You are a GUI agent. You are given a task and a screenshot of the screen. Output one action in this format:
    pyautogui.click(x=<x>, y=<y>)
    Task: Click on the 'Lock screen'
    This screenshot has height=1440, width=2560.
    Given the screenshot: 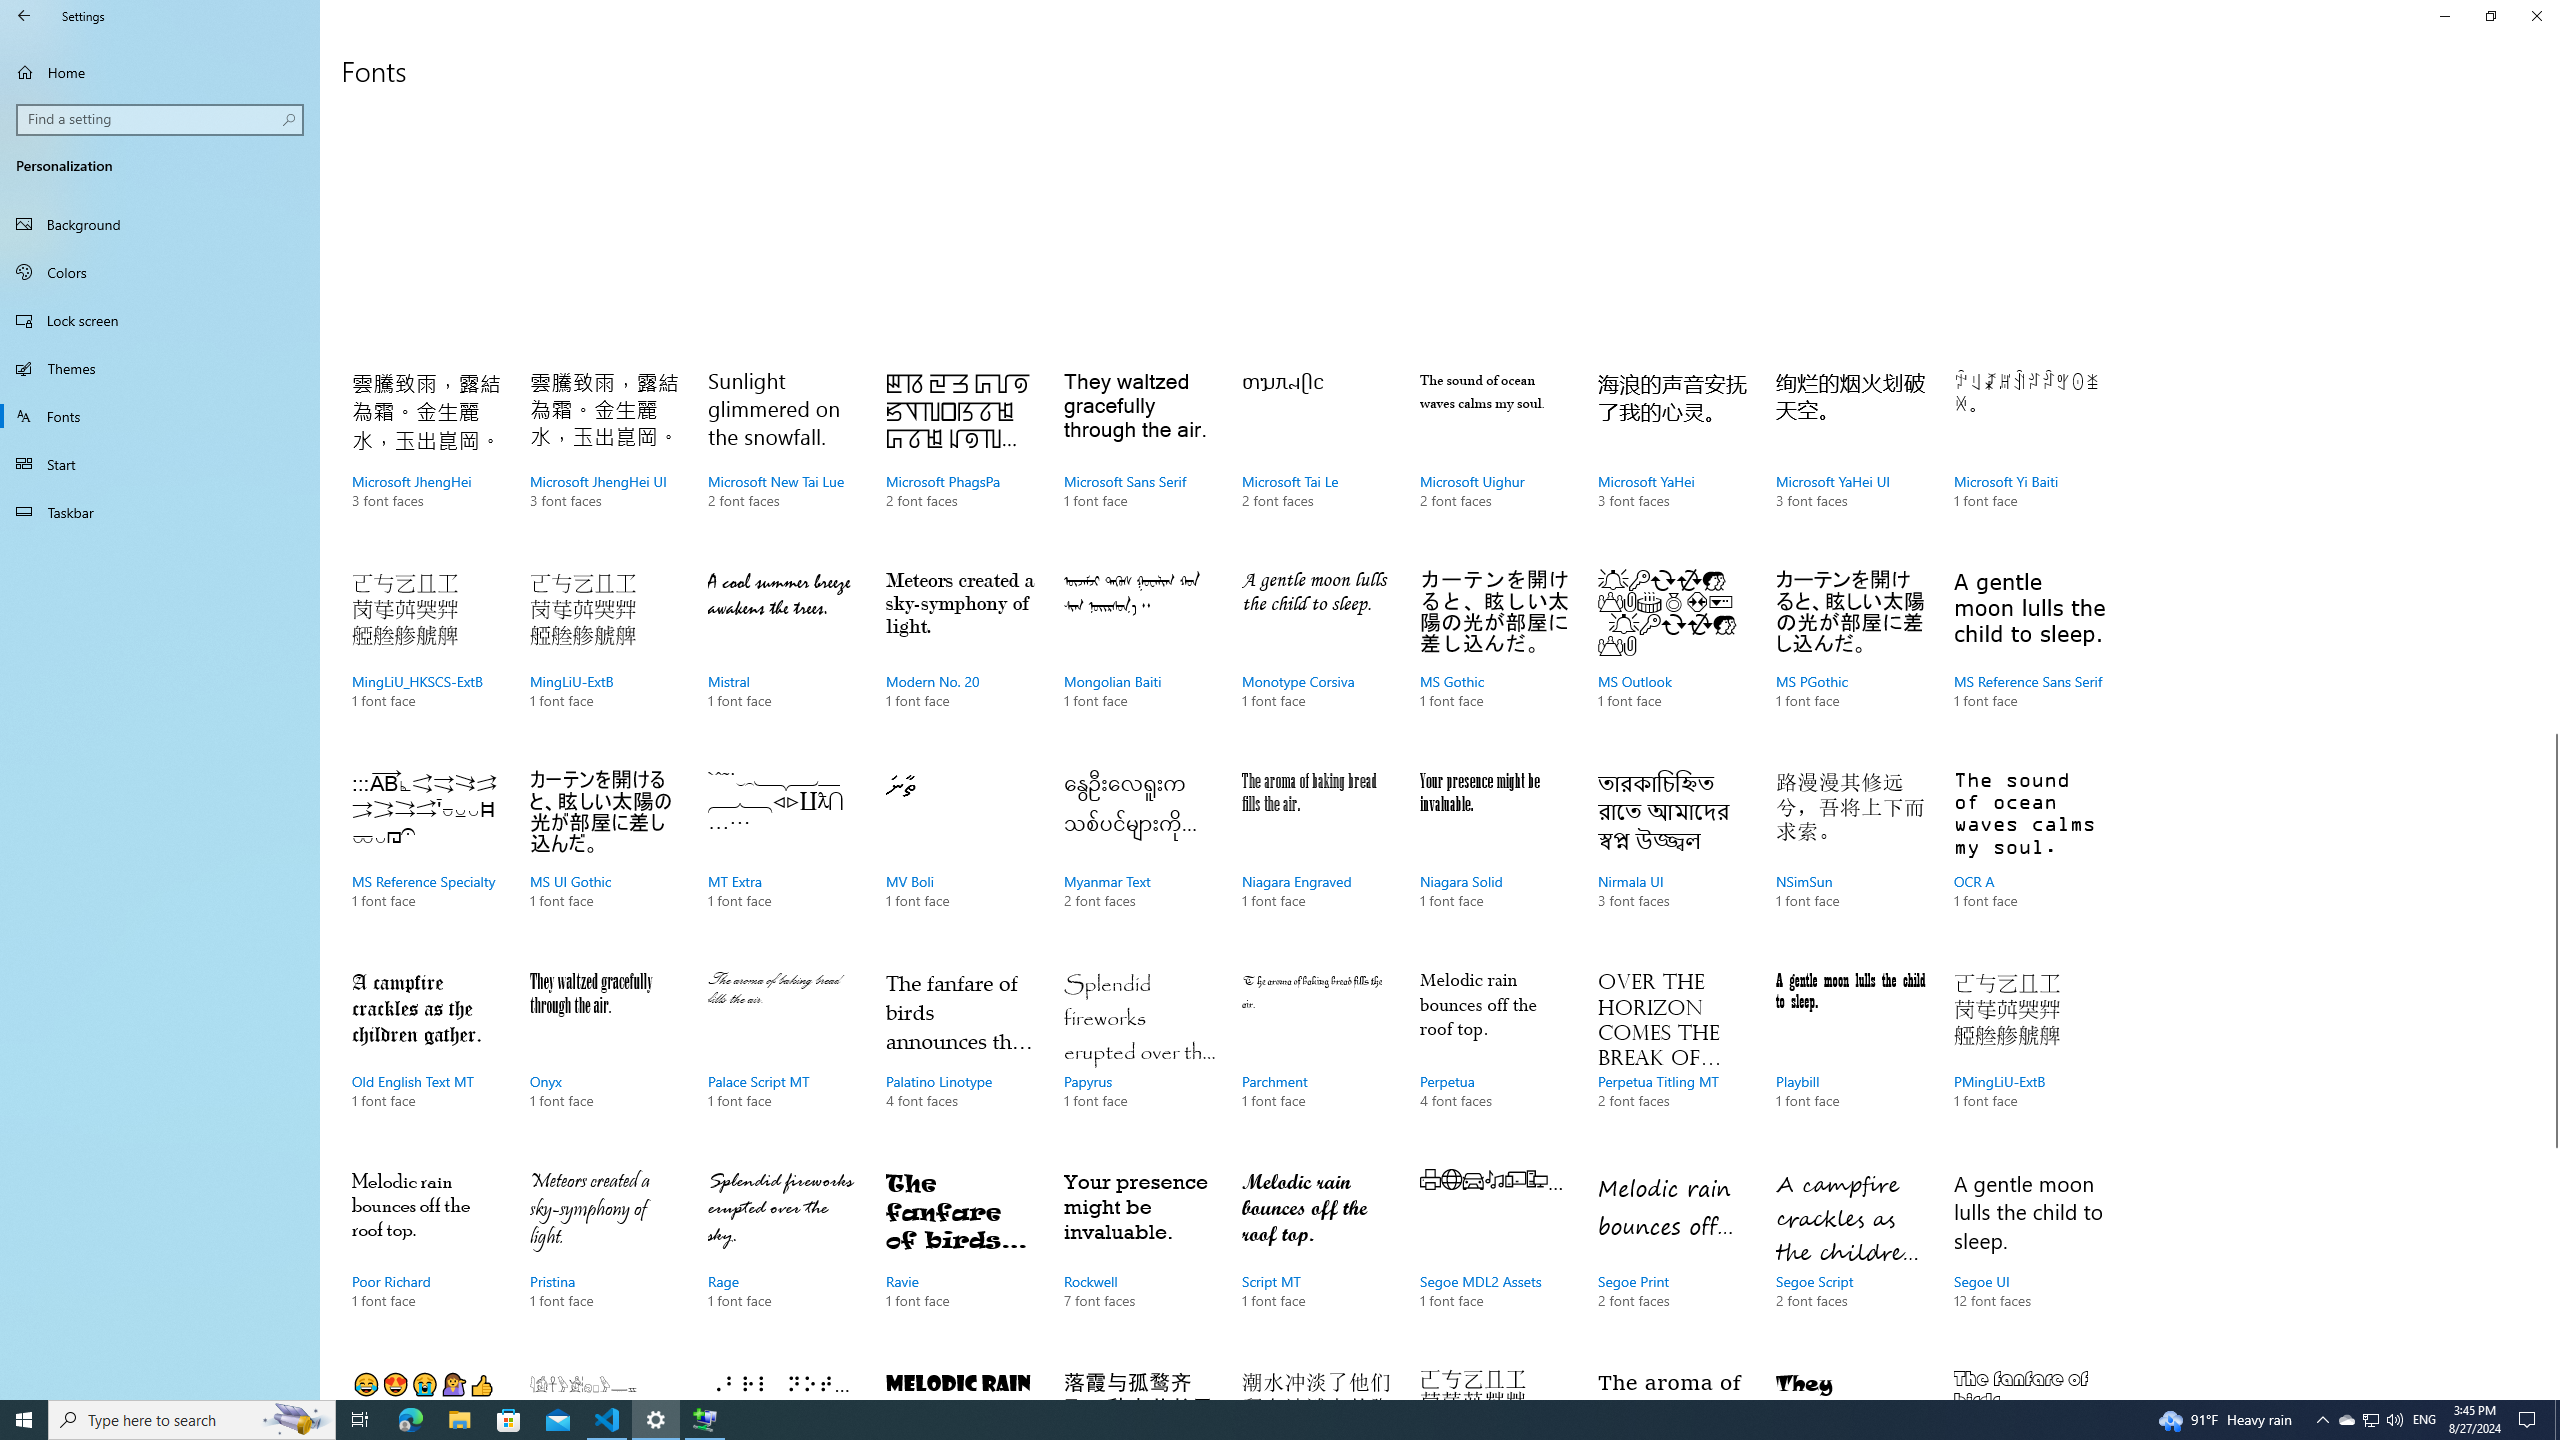 What is the action you would take?
    pyautogui.click(x=159, y=319)
    